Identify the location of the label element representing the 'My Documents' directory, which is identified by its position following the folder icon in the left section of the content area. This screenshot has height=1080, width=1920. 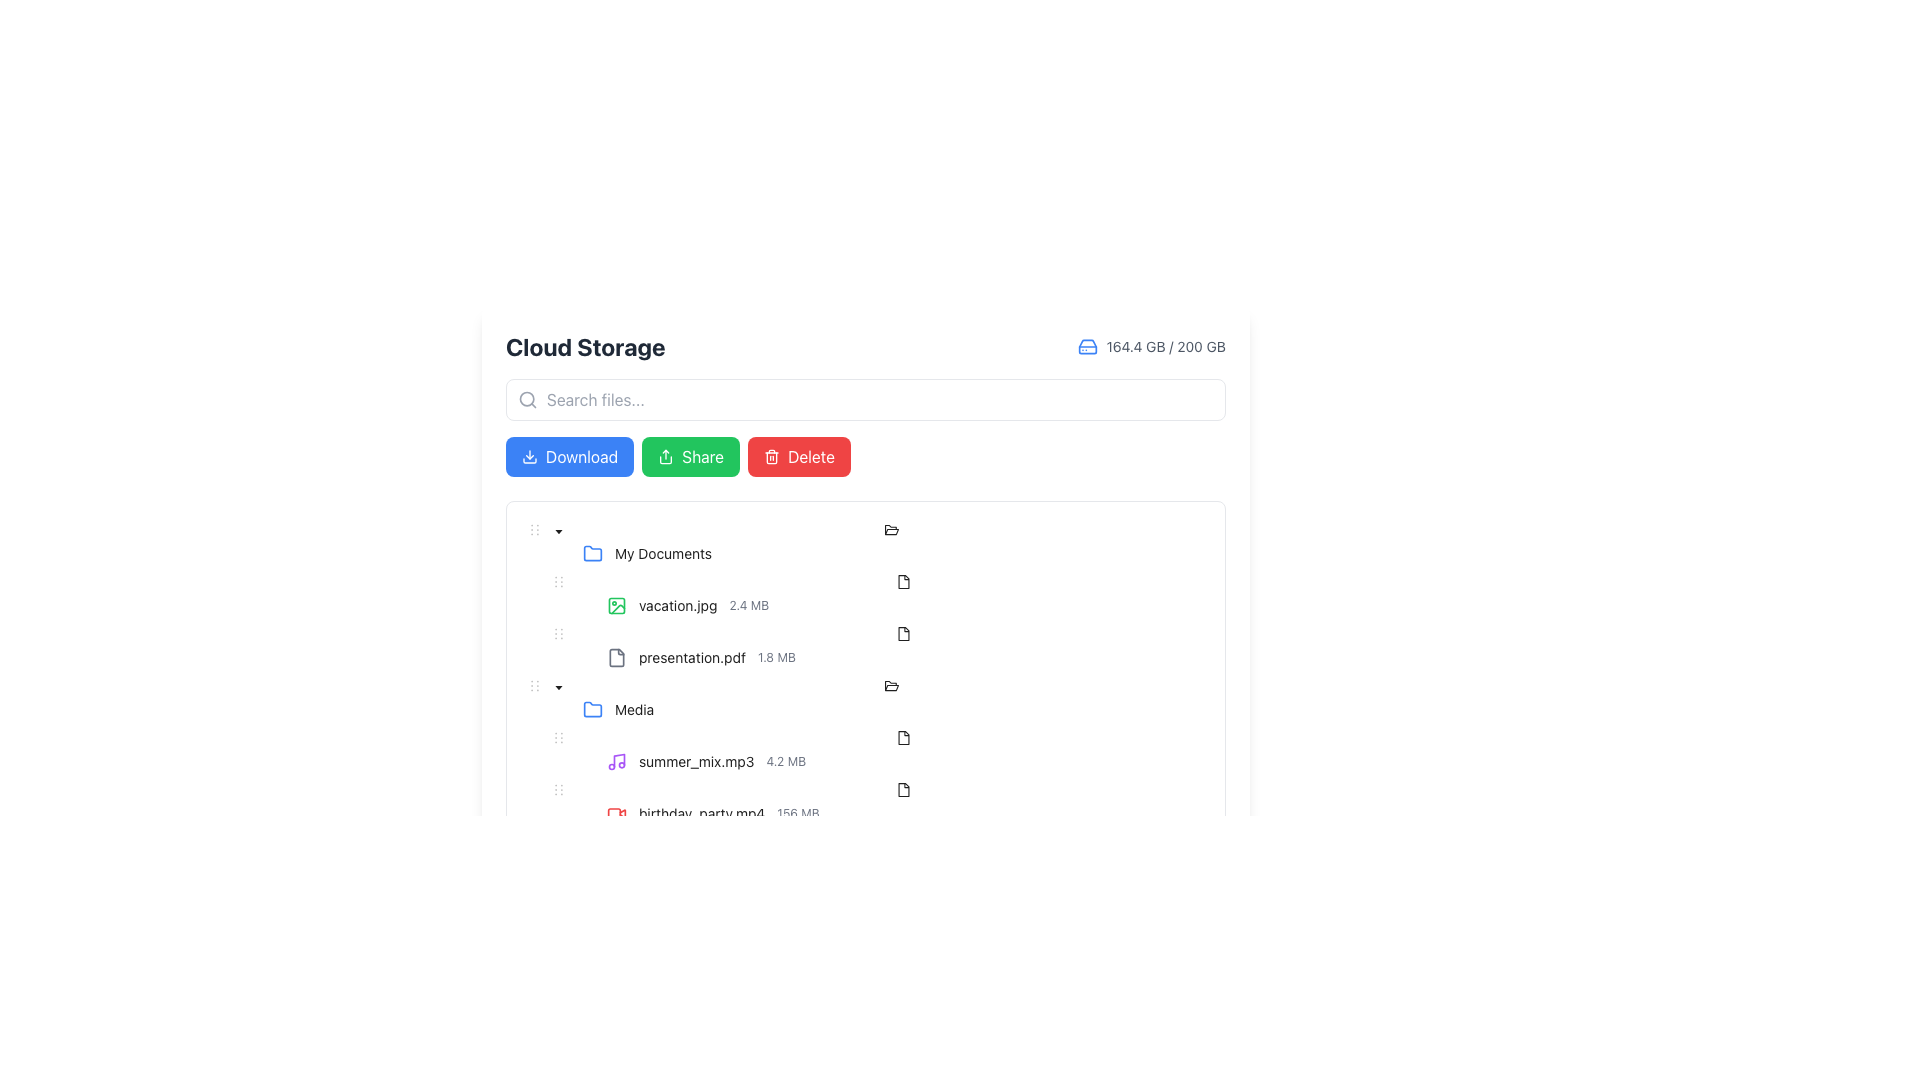
(663, 554).